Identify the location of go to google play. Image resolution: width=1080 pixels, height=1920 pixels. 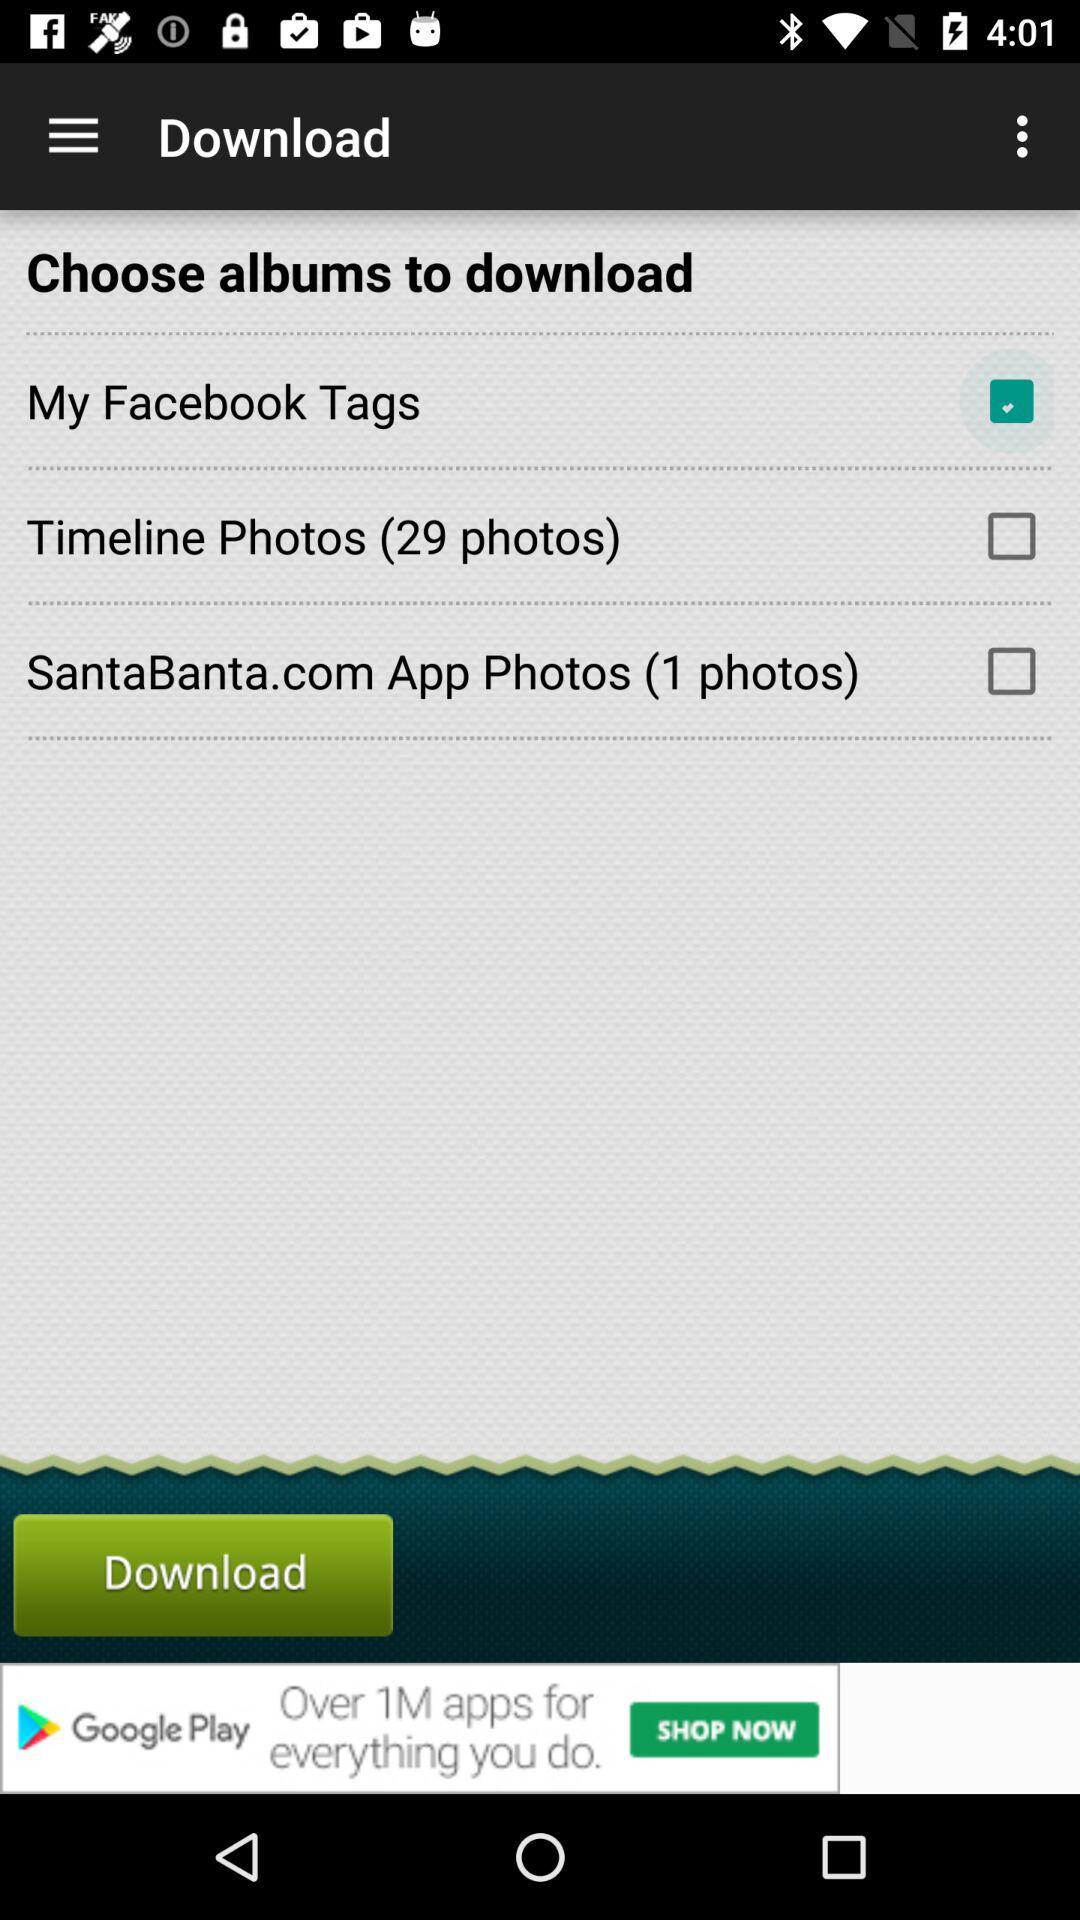
(540, 1727).